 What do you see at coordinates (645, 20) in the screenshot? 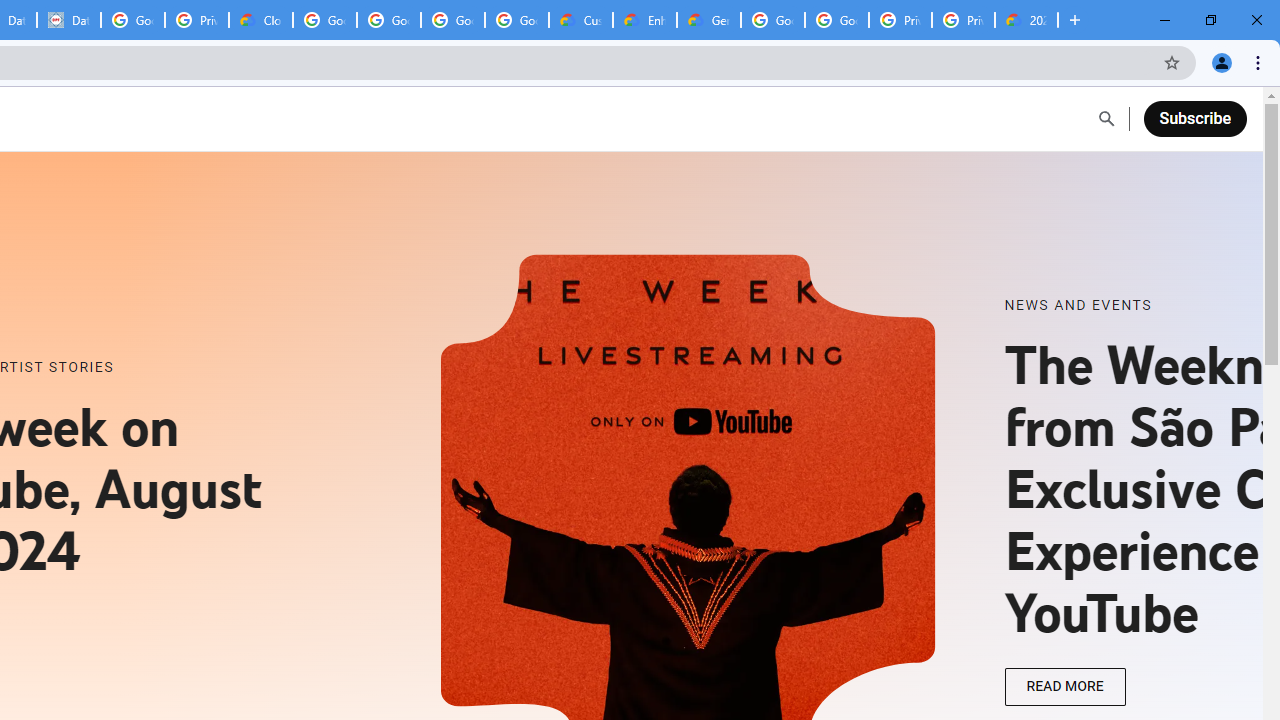
I see `'Enhanced Support | Google Cloud'` at bounding box center [645, 20].